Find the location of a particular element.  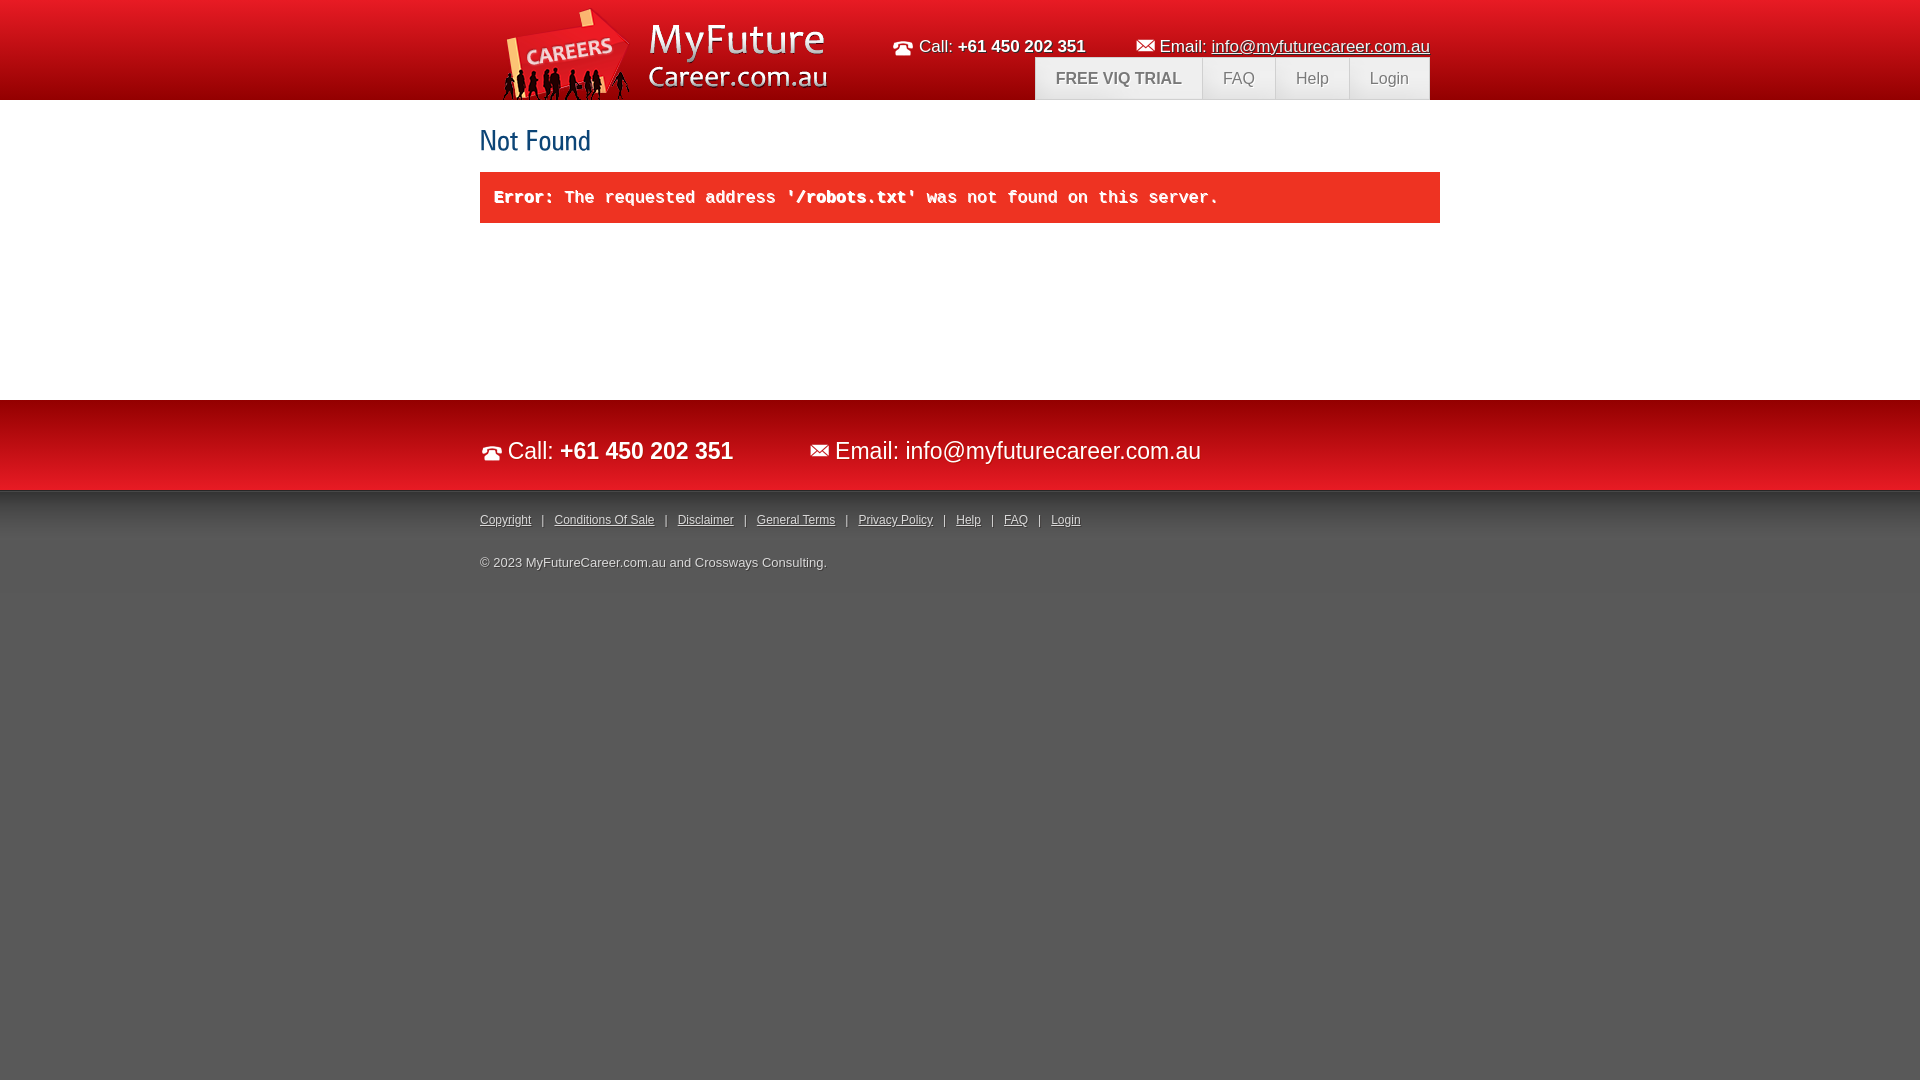

'General Terms' is located at coordinates (795, 519).